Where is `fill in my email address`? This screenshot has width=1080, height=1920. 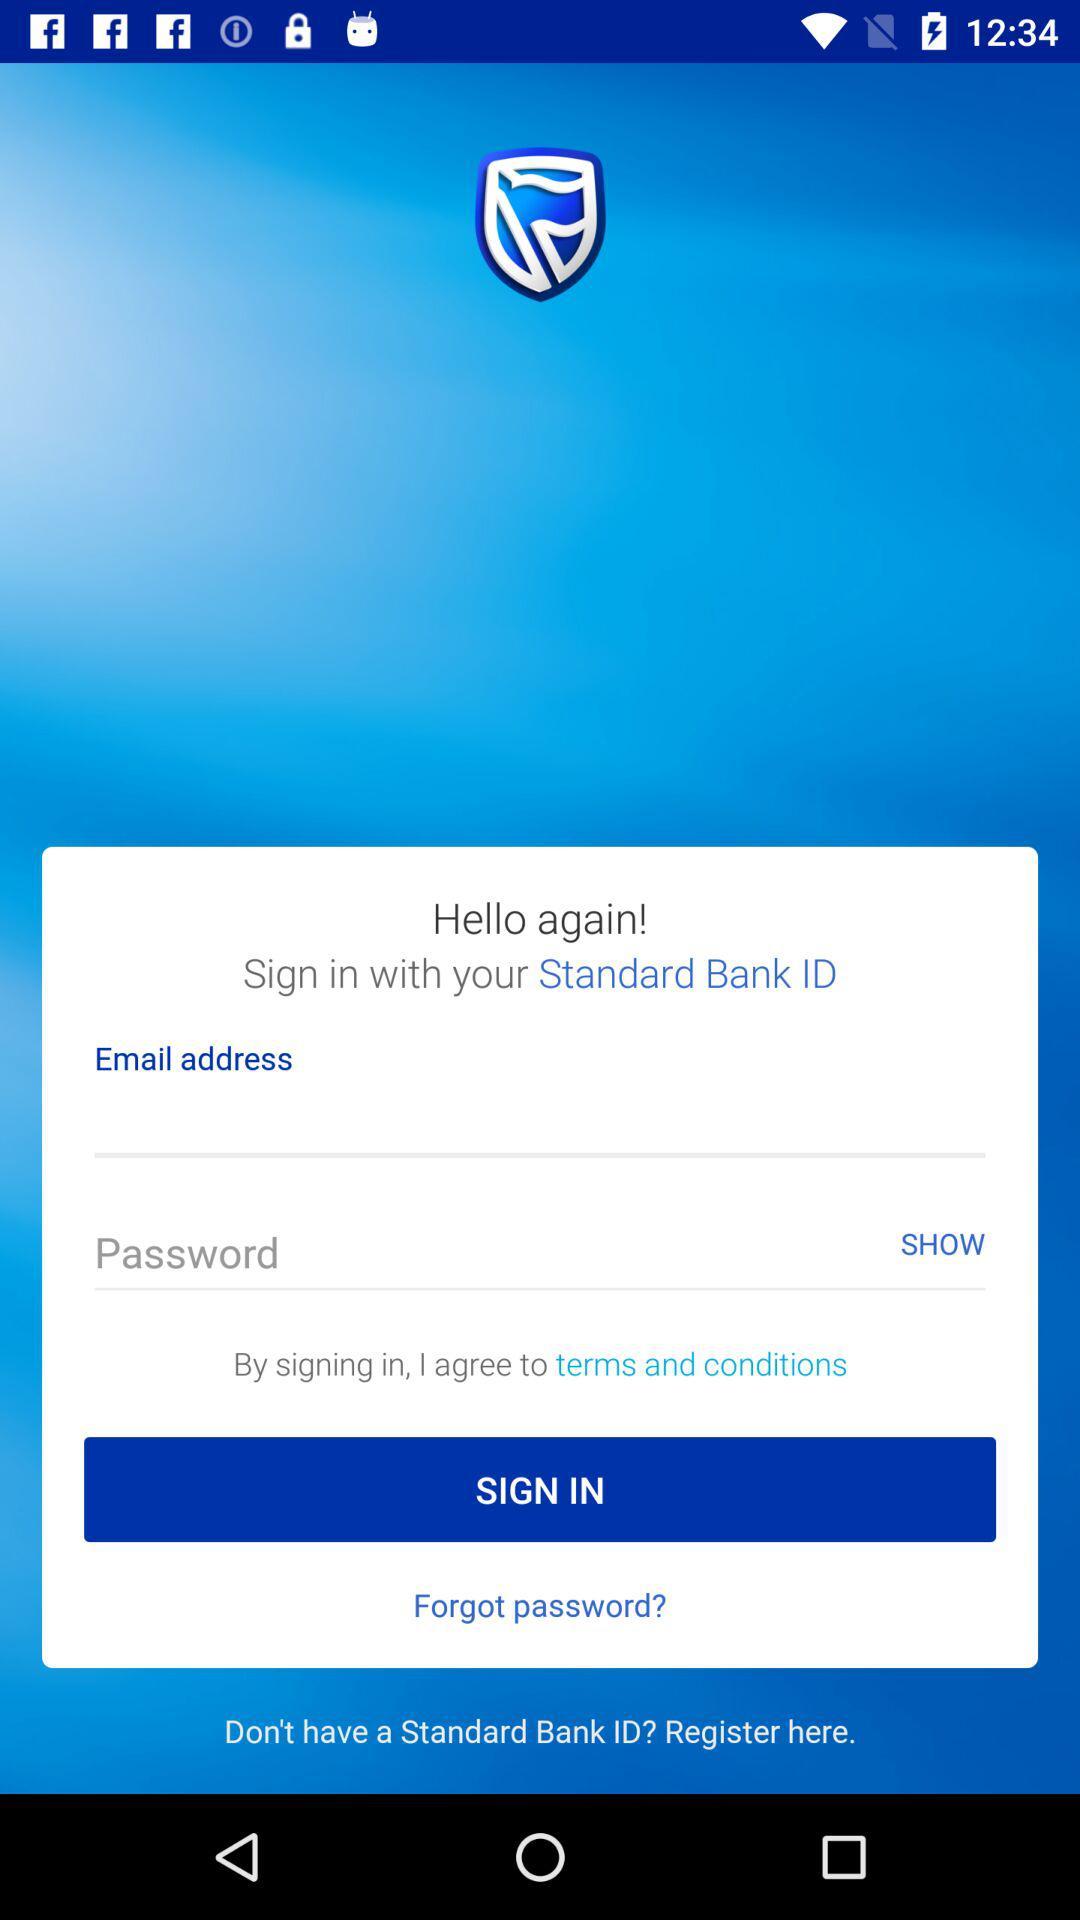
fill in my email address is located at coordinates (540, 1122).